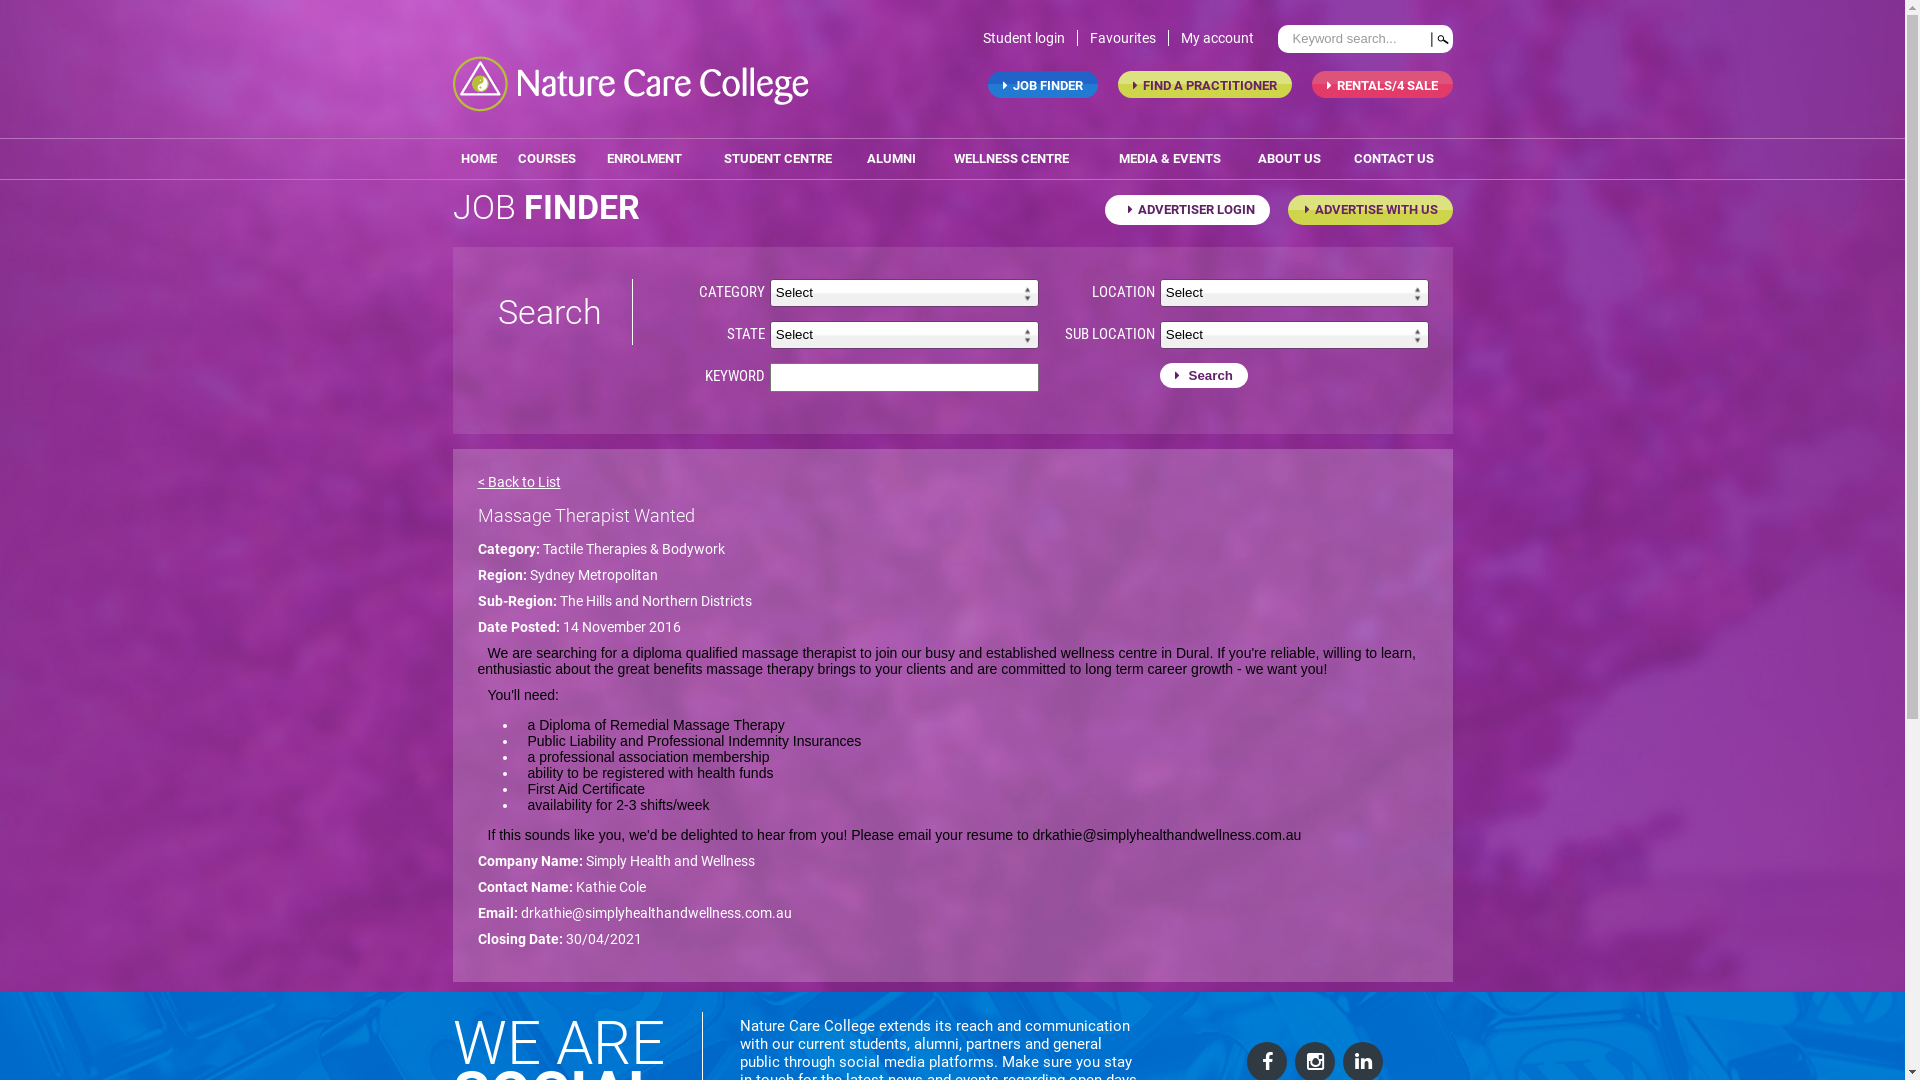 This screenshot has height=1080, width=1920. Describe the element at coordinates (1393, 157) in the screenshot. I see `'CONTACT US'` at that location.